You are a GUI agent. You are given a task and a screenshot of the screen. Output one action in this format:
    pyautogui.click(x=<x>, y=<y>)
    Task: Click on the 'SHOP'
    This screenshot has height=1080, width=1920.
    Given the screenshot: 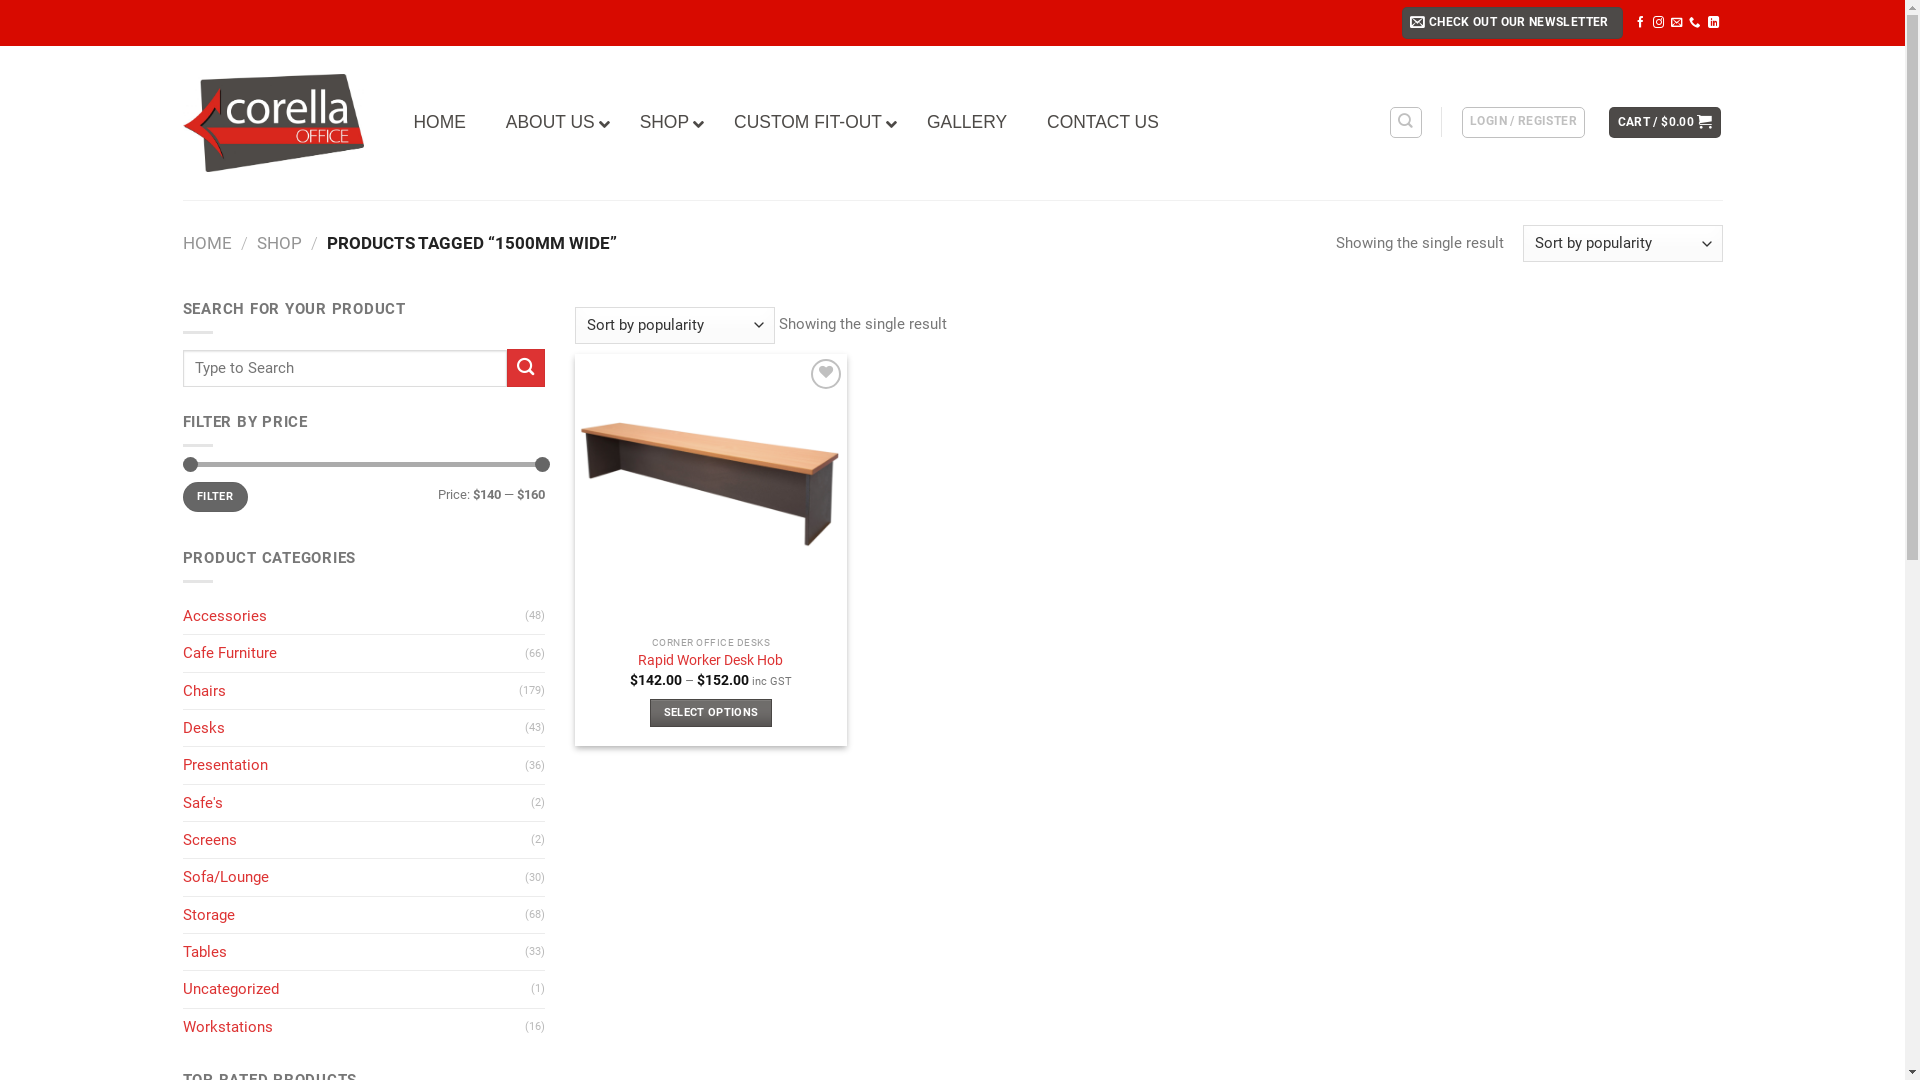 What is the action you would take?
    pyautogui.click(x=278, y=242)
    